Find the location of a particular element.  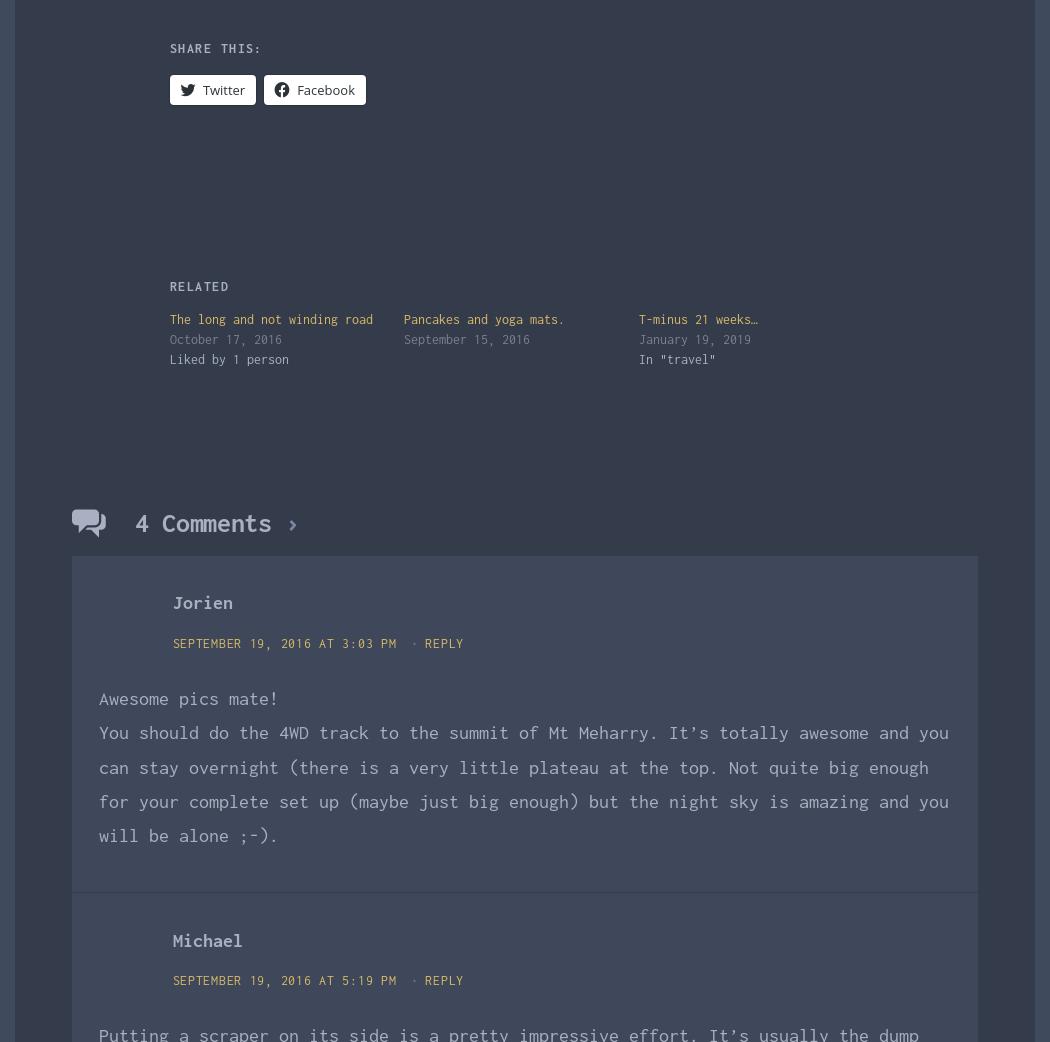

'September 19, 2016 at 3:03 pm' is located at coordinates (287, 642).